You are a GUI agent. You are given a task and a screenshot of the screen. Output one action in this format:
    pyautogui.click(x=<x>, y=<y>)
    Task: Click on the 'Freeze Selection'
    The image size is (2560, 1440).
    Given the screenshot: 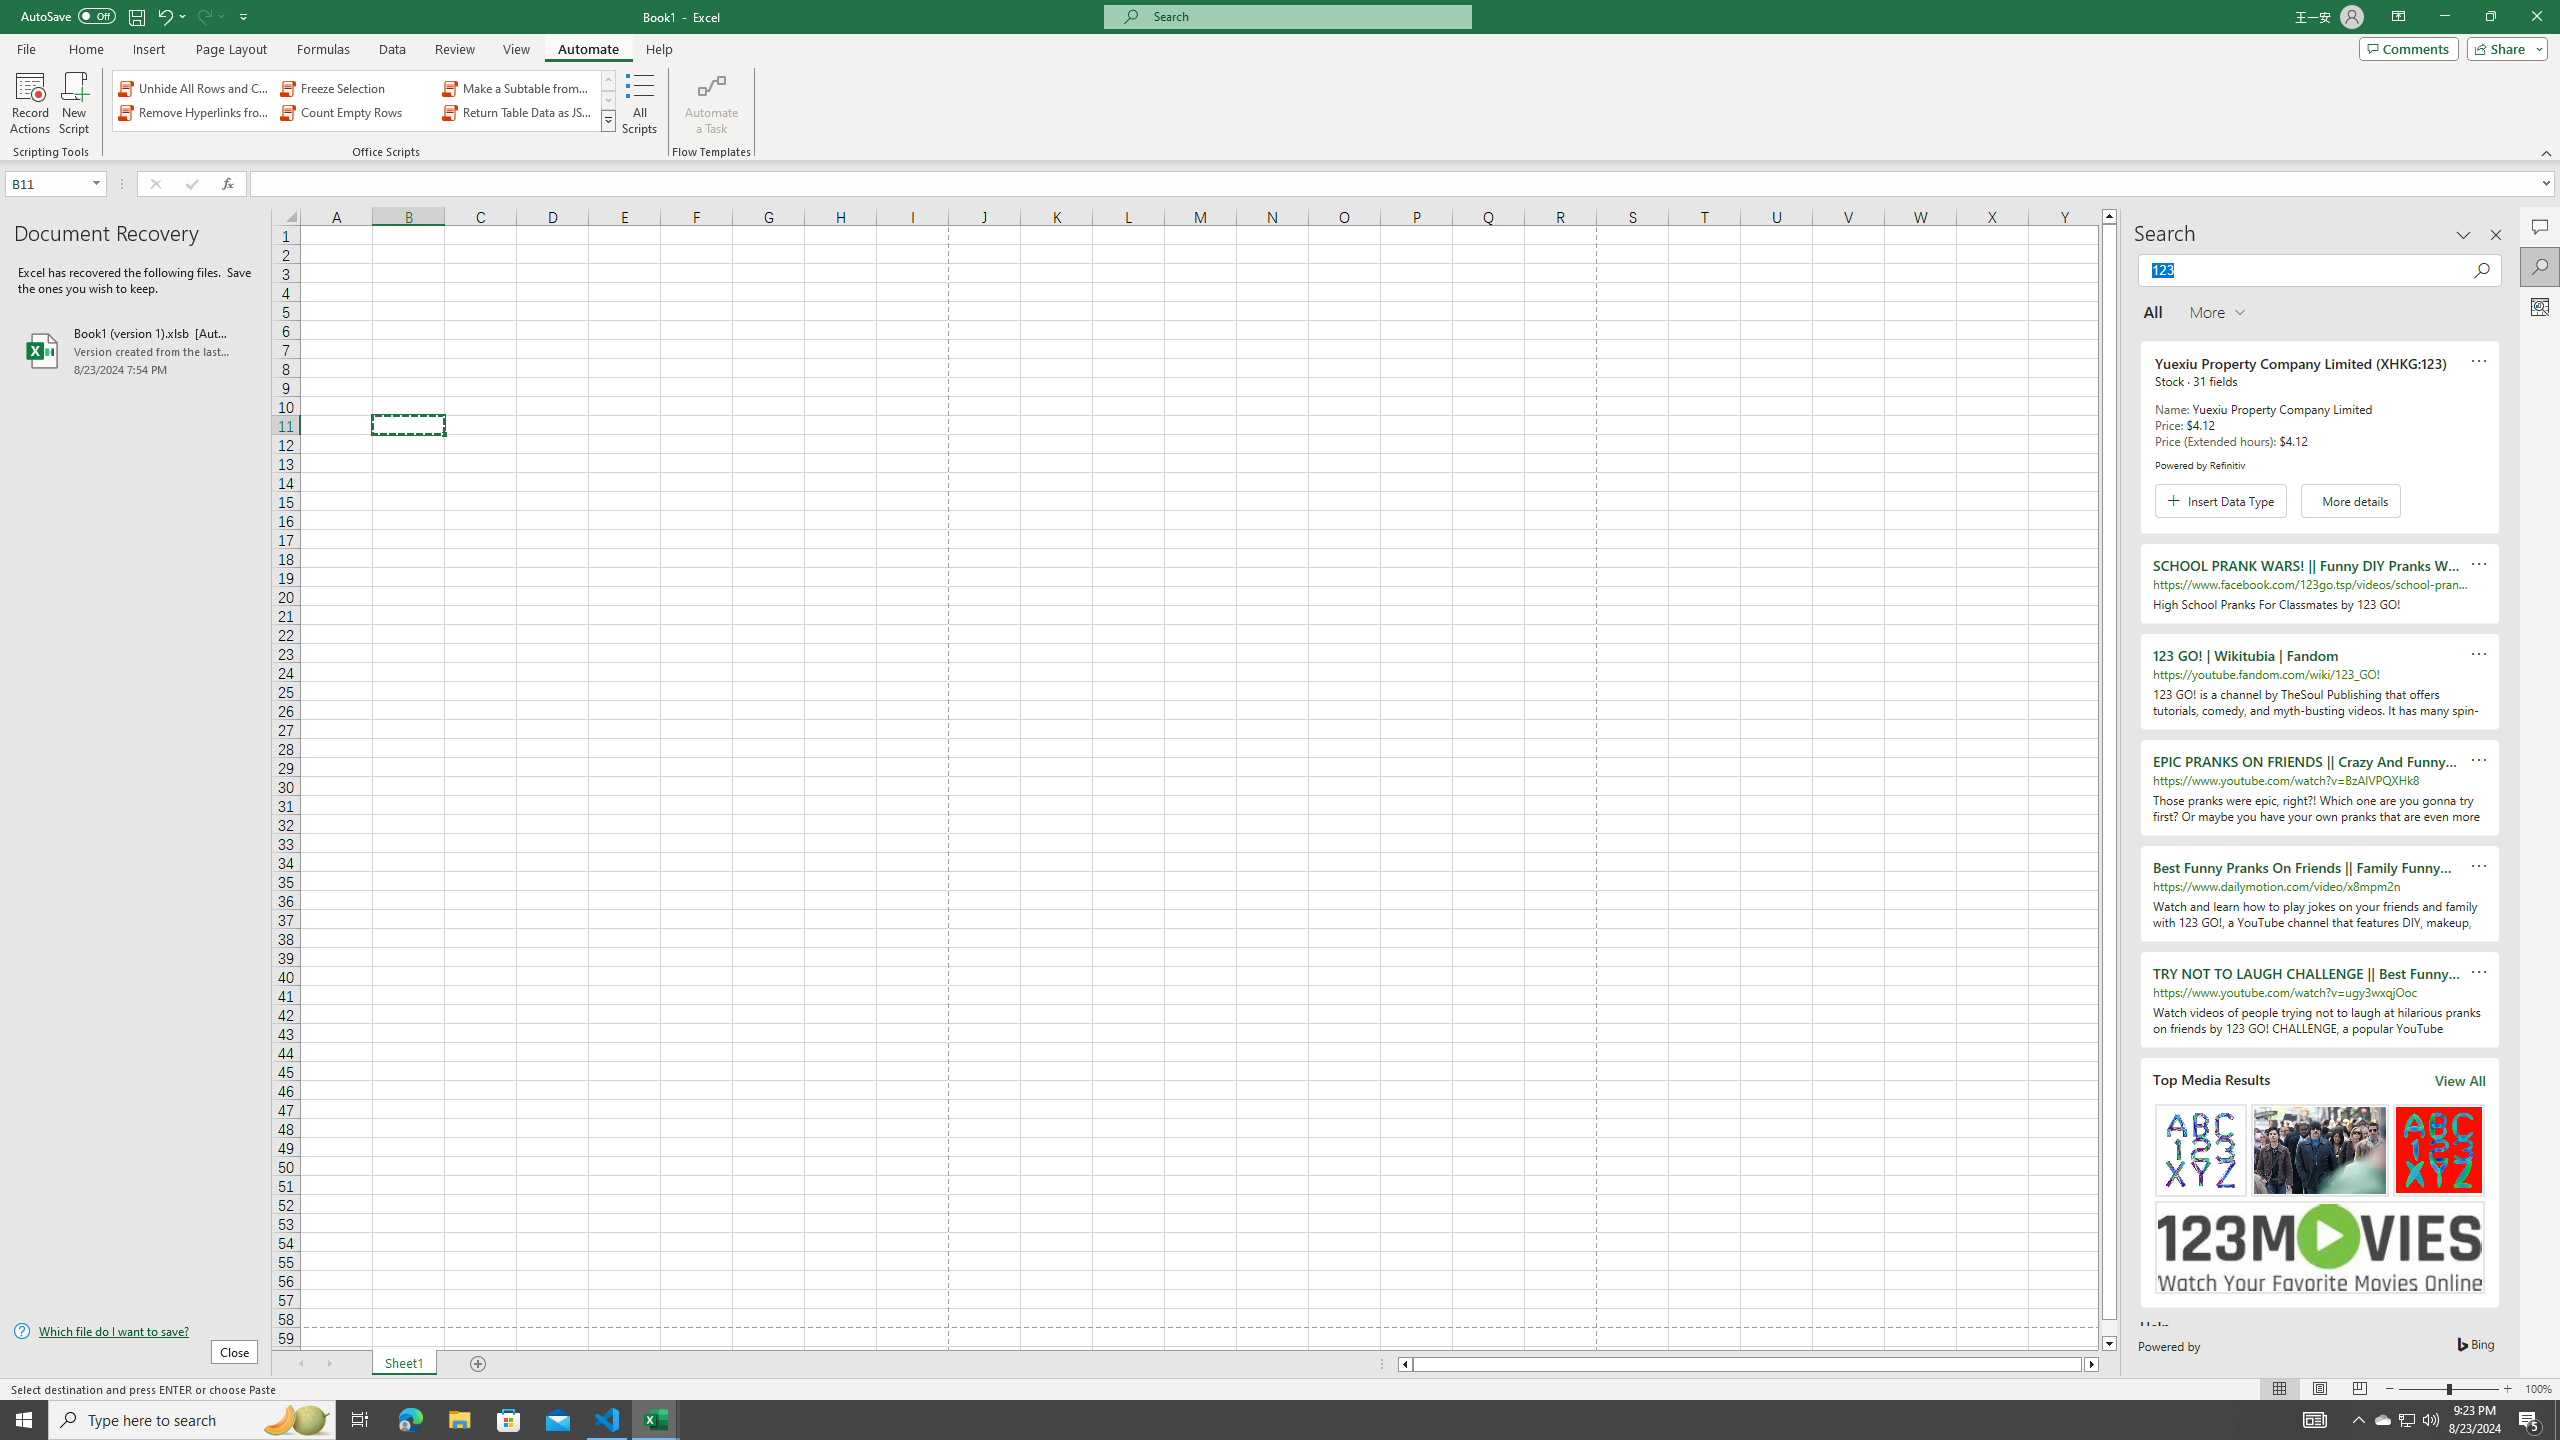 What is the action you would take?
    pyautogui.click(x=356, y=88)
    